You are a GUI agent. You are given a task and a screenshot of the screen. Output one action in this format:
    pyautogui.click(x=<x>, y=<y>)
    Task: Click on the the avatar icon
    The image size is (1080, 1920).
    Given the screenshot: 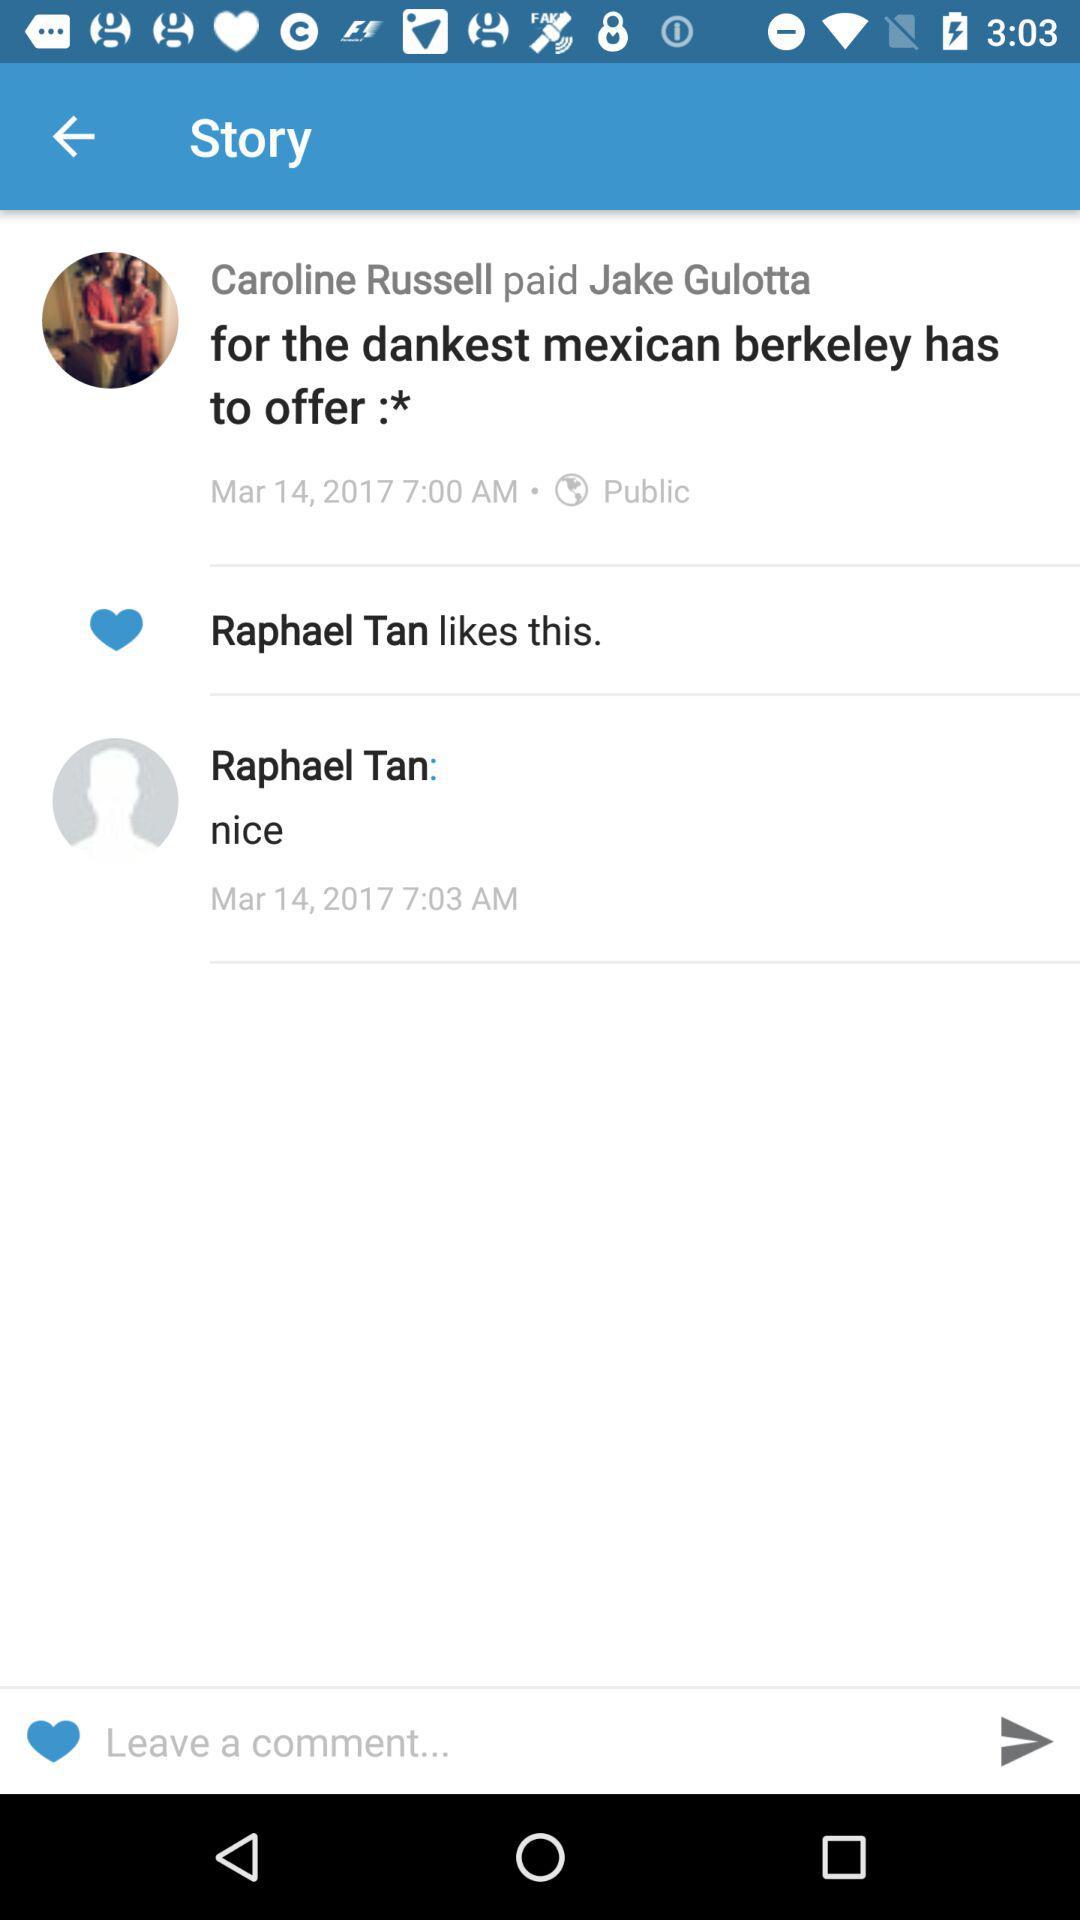 What is the action you would take?
    pyautogui.click(x=115, y=801)
    